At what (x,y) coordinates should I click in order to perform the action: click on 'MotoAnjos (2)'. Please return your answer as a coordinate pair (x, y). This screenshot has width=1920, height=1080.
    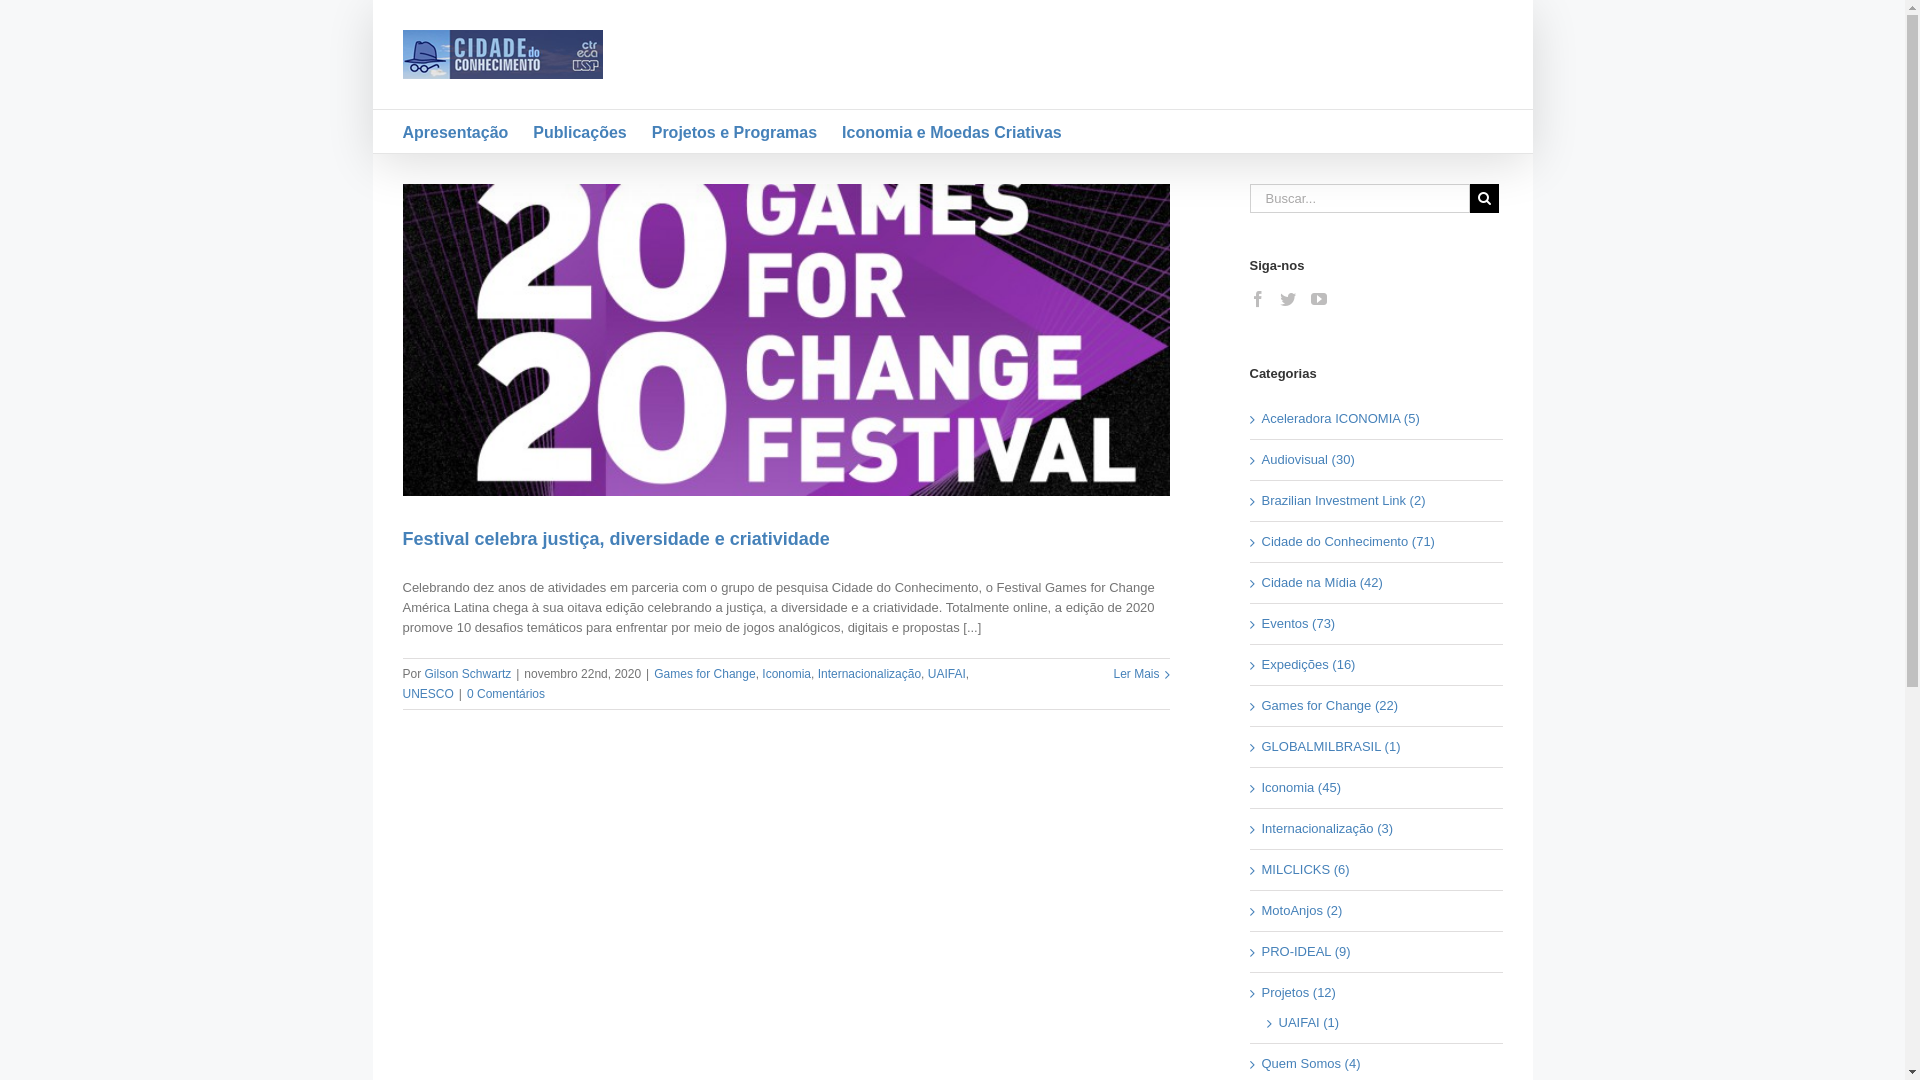
    Looking at the image, I should click on (1376, 910).